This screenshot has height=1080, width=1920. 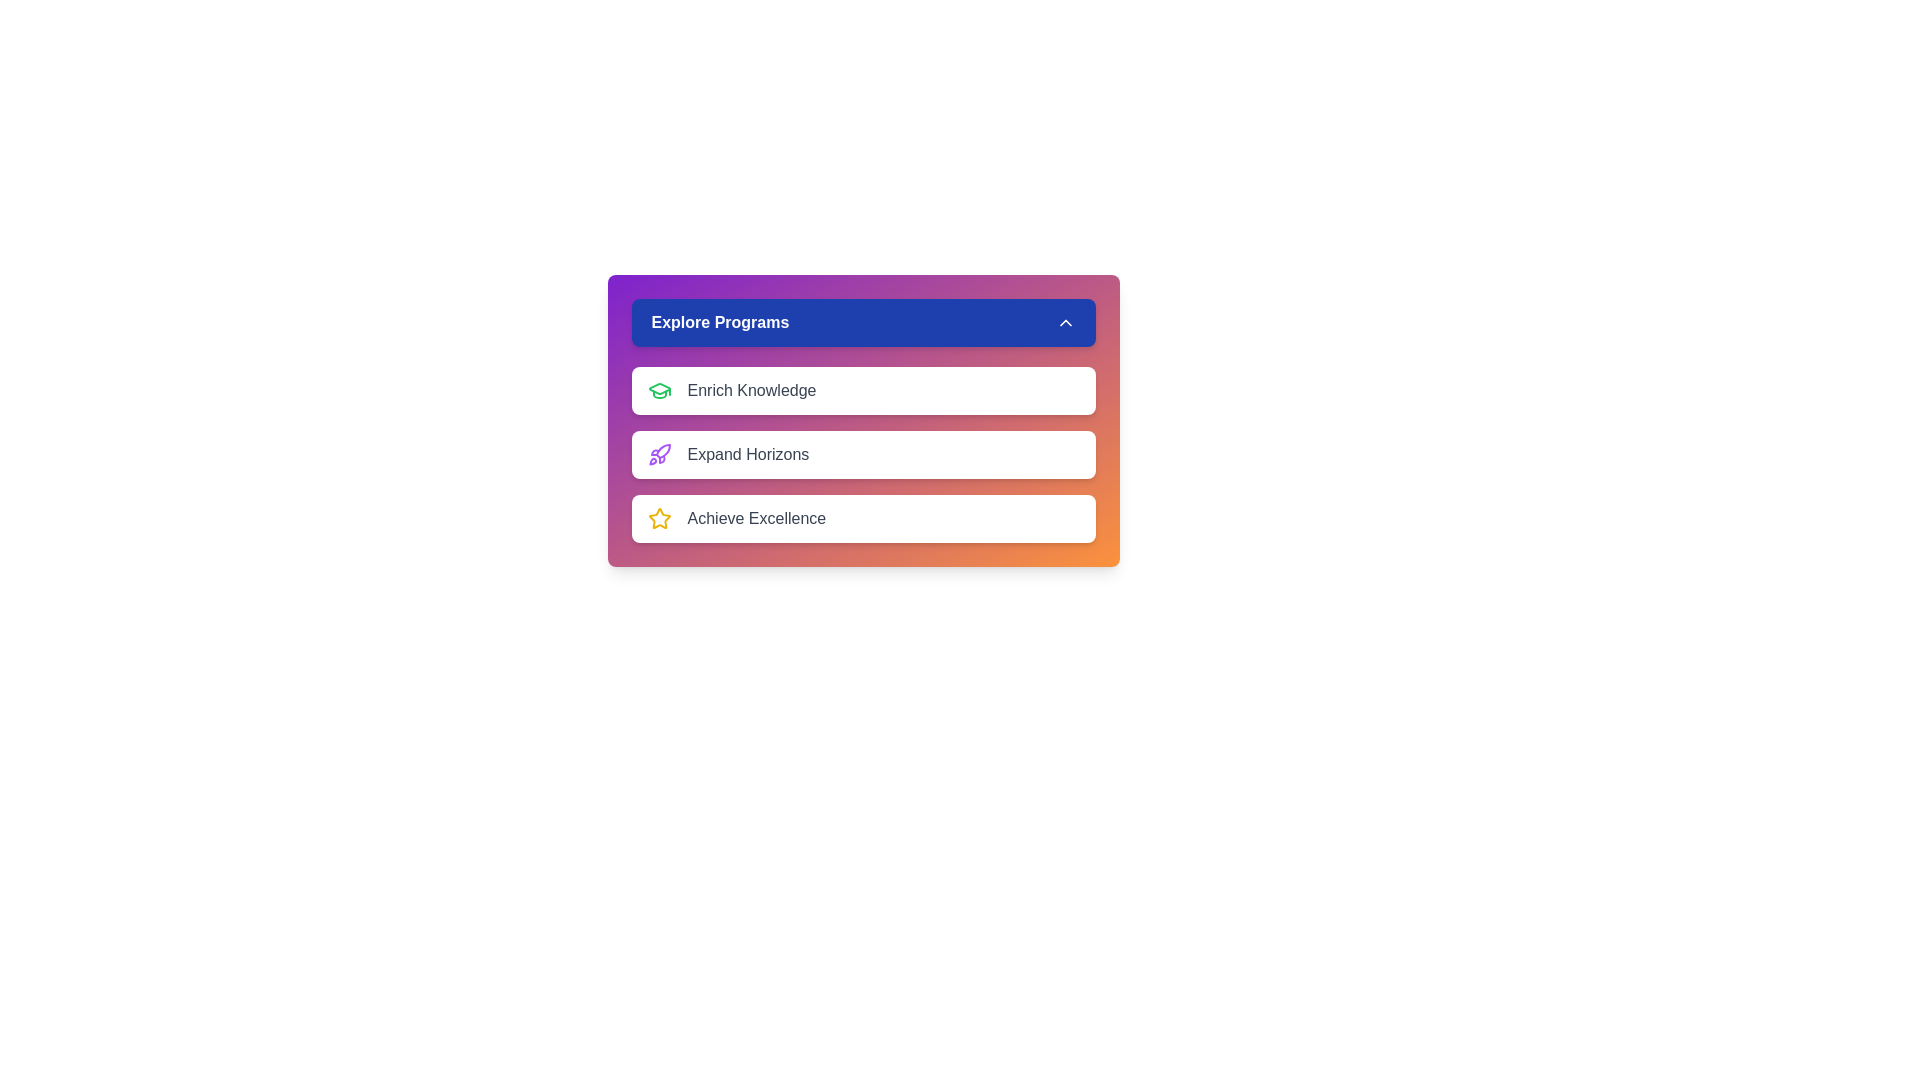 I want to click on text label displaying 'Achieve Excellence' located in the bottom row of the list within the card-like layout, positioned to the right of a yellow star icon, so click(x=755, y=518).